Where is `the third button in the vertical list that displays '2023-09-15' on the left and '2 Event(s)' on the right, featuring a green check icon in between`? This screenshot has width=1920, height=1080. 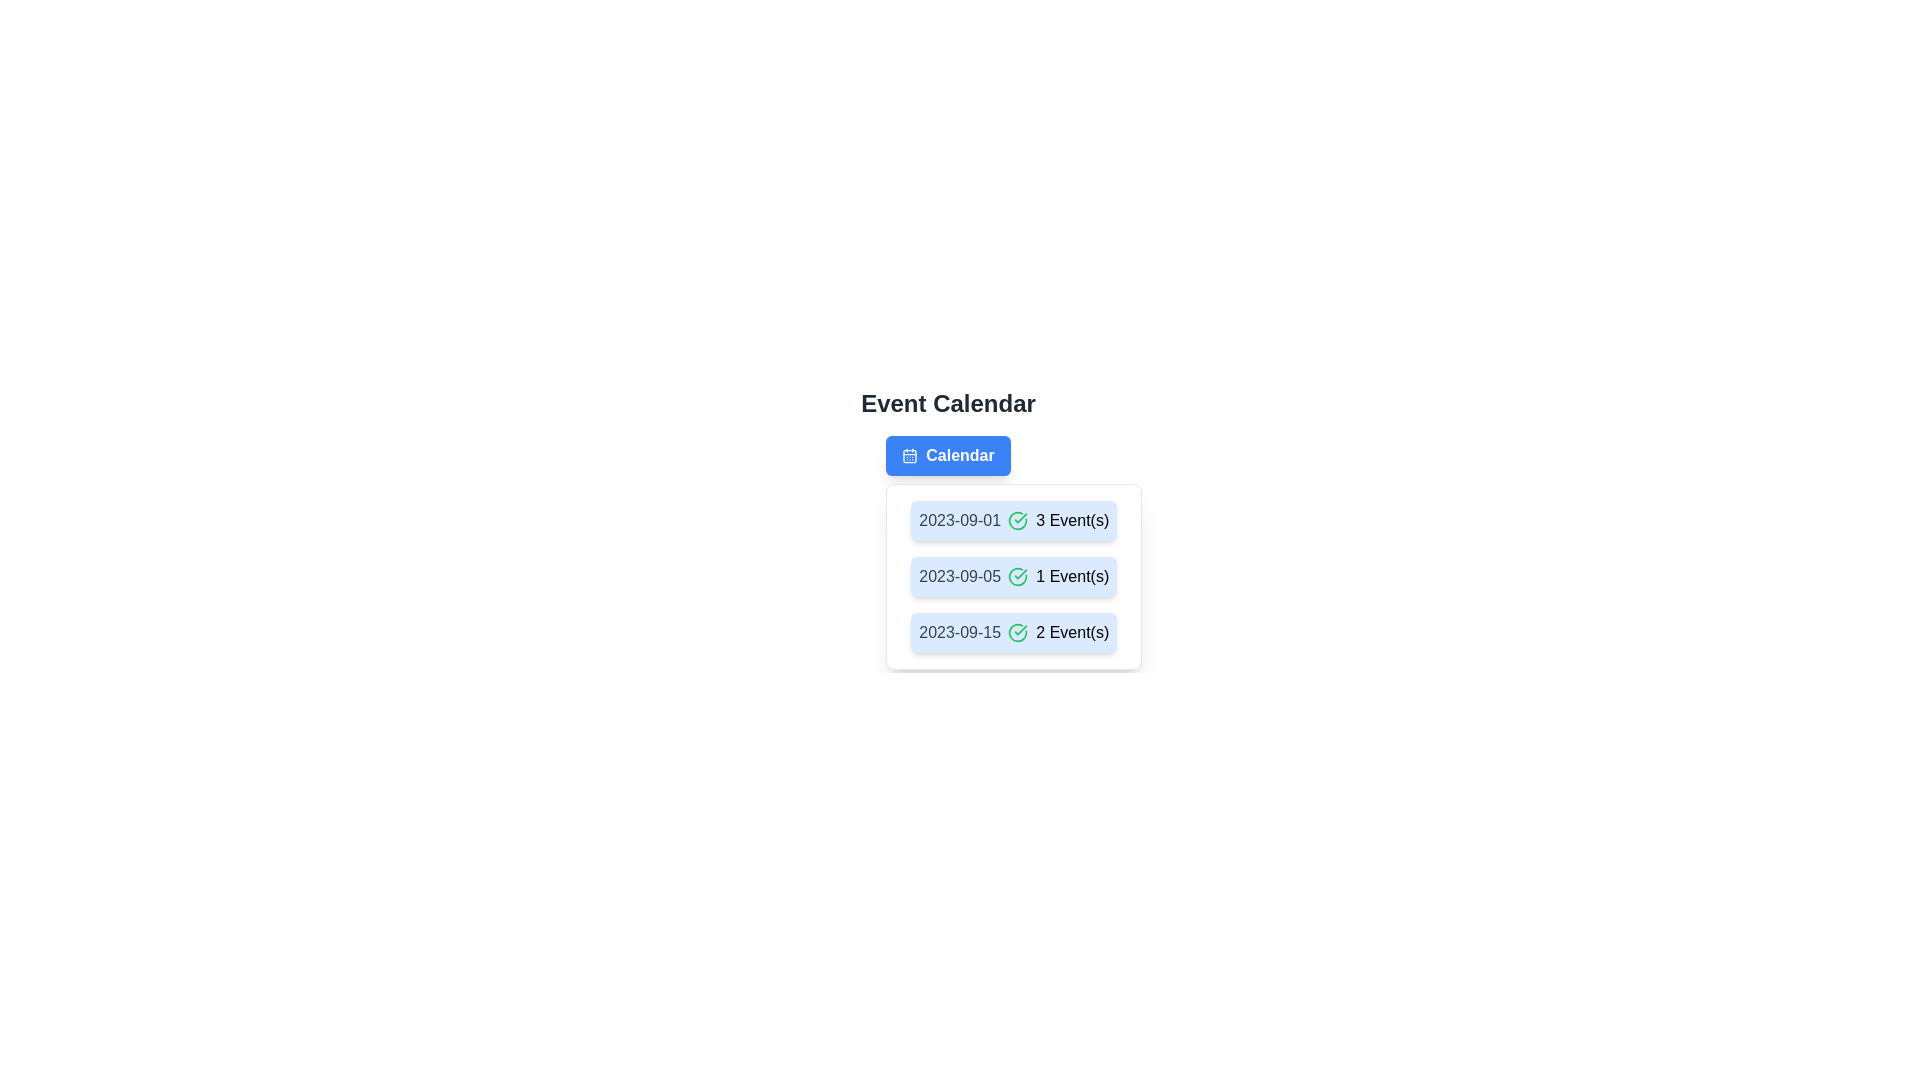 the third button in the vertical list that displays '2023-09-15' on the left and '2 Event(s)' on the right, featuring a green check icon in between is located at coordinates (1014, 632).